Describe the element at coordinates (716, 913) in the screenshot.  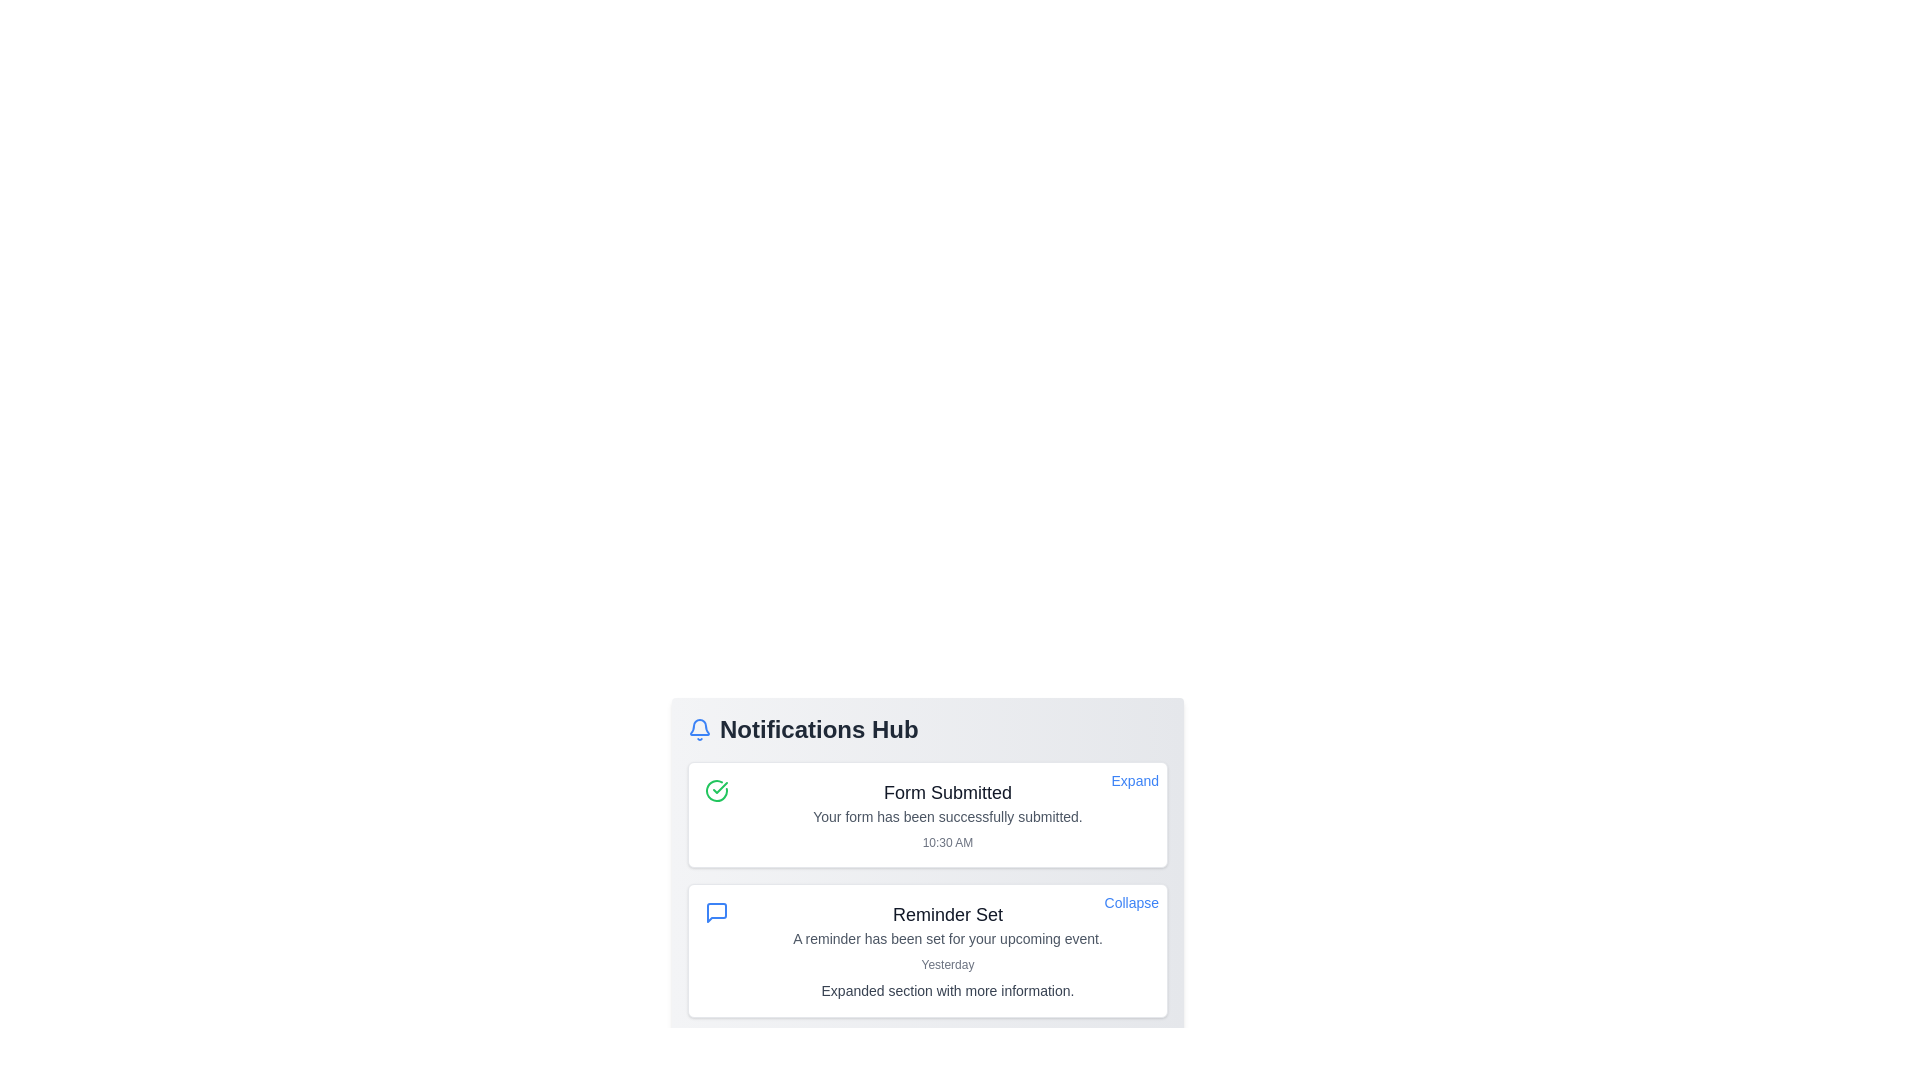
I see `the SVG icon element located` at that location.